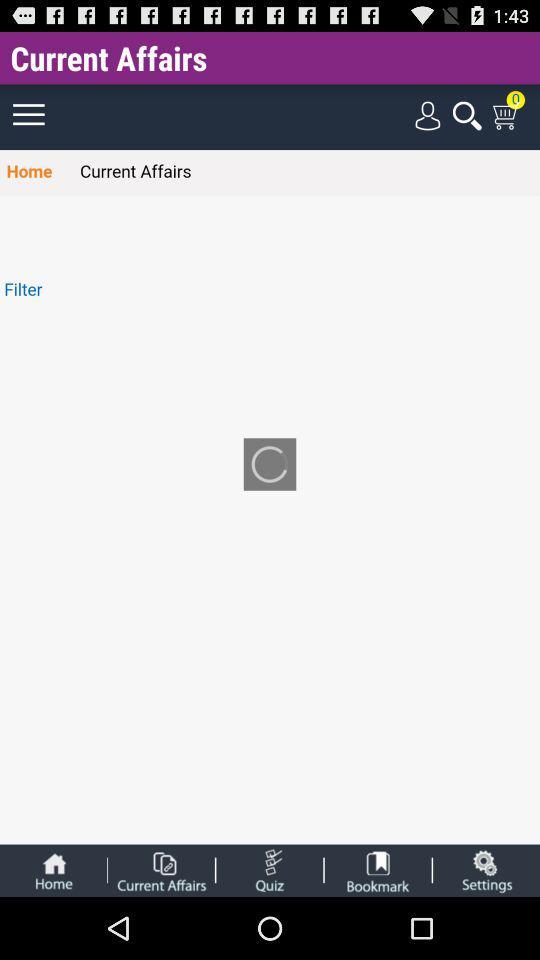 This screenshot has height=960, width=540. Describe the element at coordinates (378, 869) in the screenshot. I see `bookmark the page` at that location.